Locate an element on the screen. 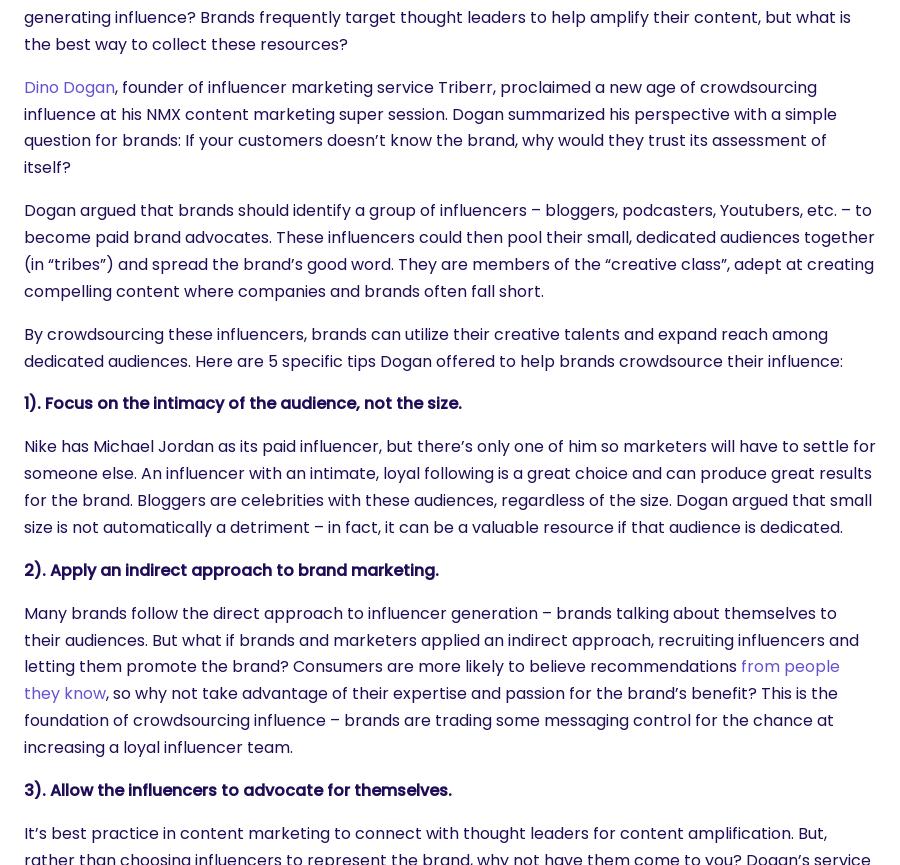 The height and width of the screenshot is (865, 900). 'Many brands follow the direct approach to influencer generation – brands talking about themselves to their audiences. But what if brands and marketers applied an indirect approach, recruiting influencers and letting them promote the brand? Consumers are more likely to believe recommendations' is located at coordinates (441, 639).